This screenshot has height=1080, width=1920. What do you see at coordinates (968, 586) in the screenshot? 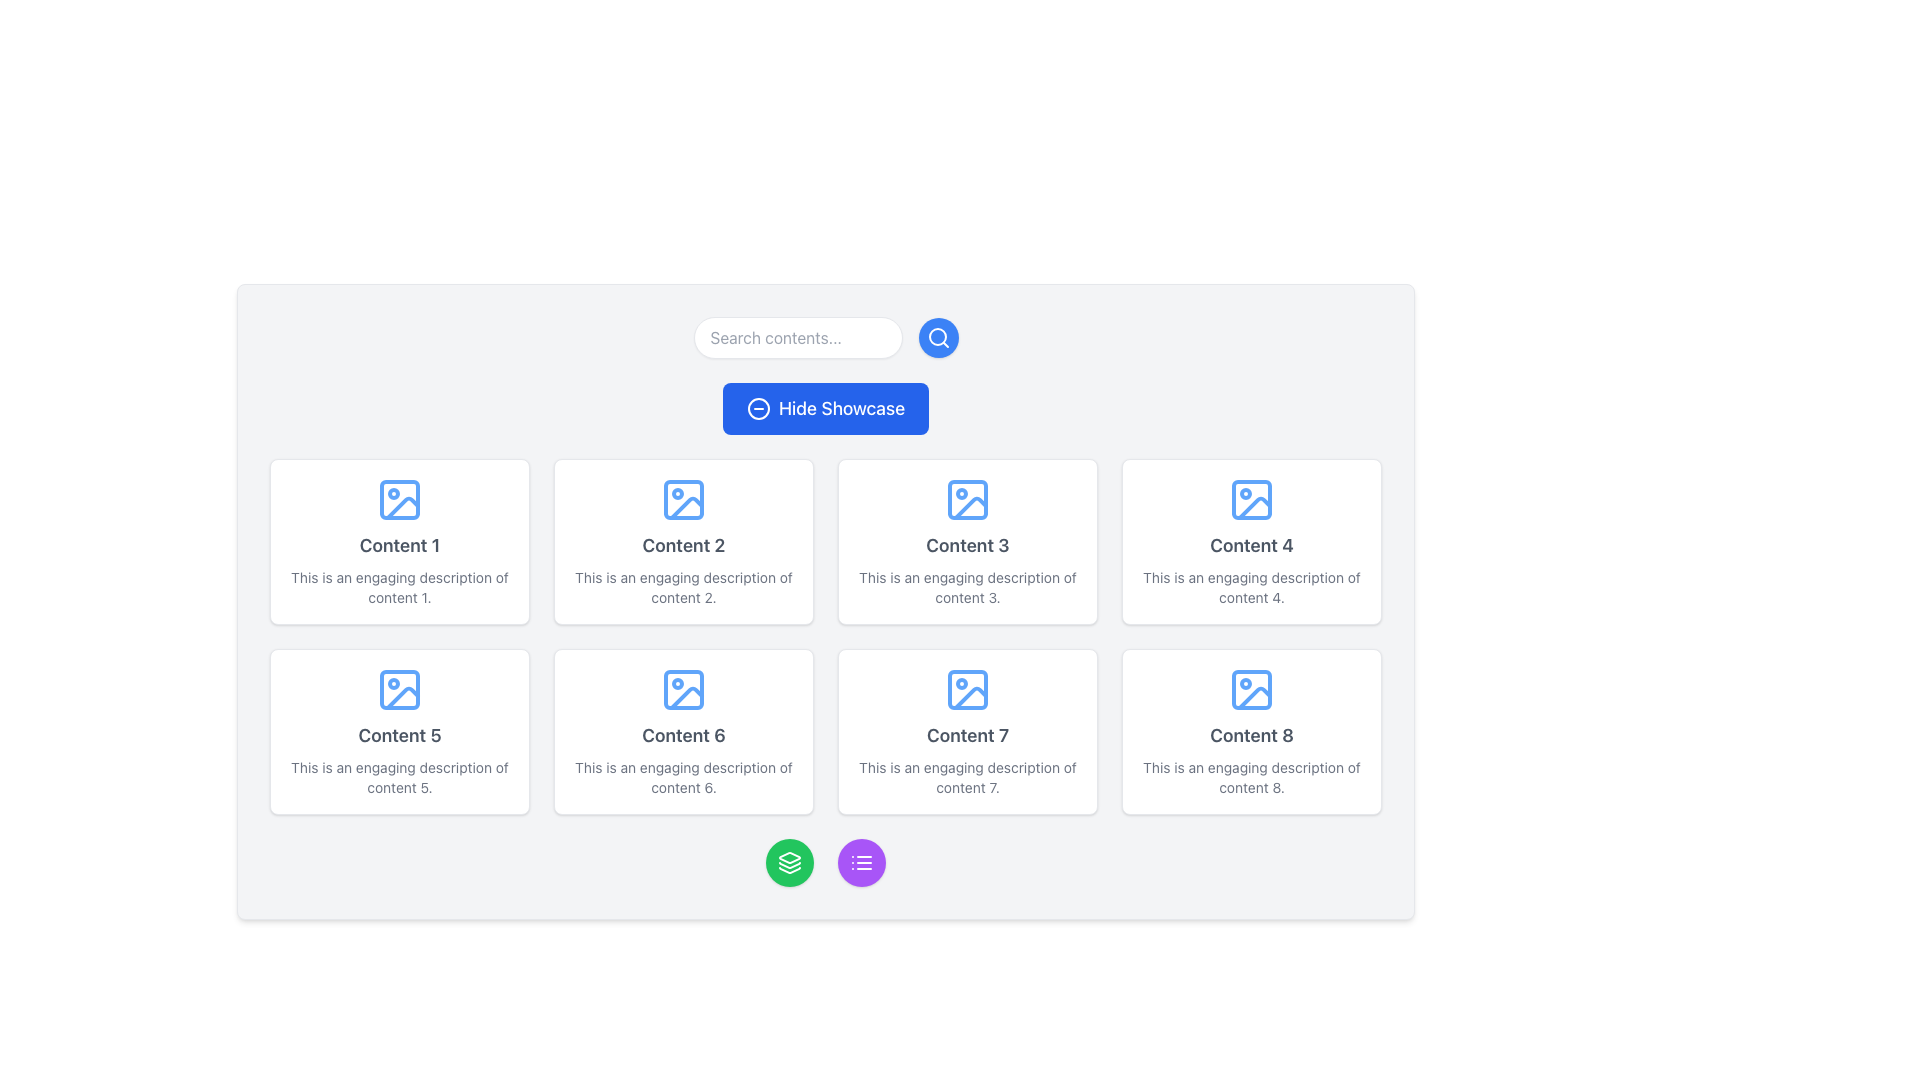
I see `the text label reading 'This is an engaging description of content 3', located at the bottom of the 'Content 3' card` at bounding box center [968, 586].